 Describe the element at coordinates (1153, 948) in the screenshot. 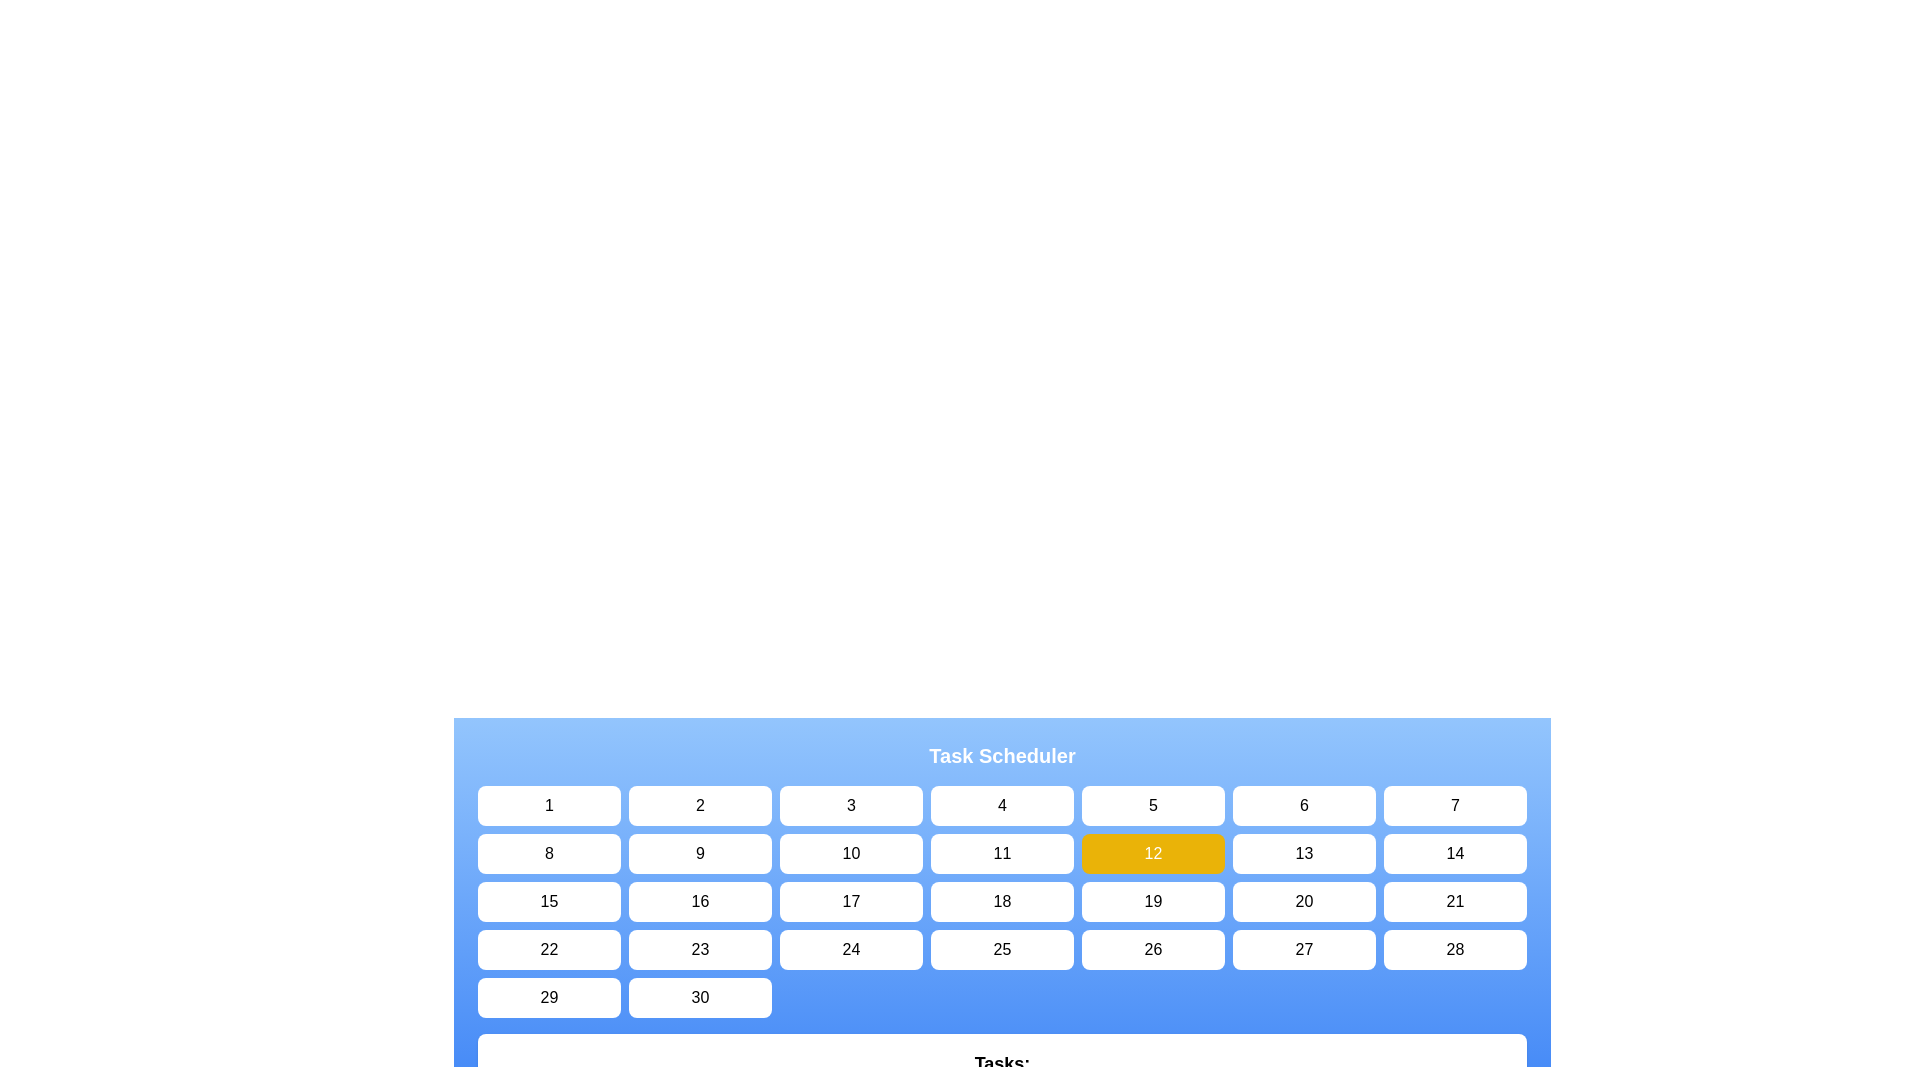

I see `the button displaying the number '26' with a white background and rounded corners, located in the 4th row and 5th position of a 7-column grid layout` at that location.